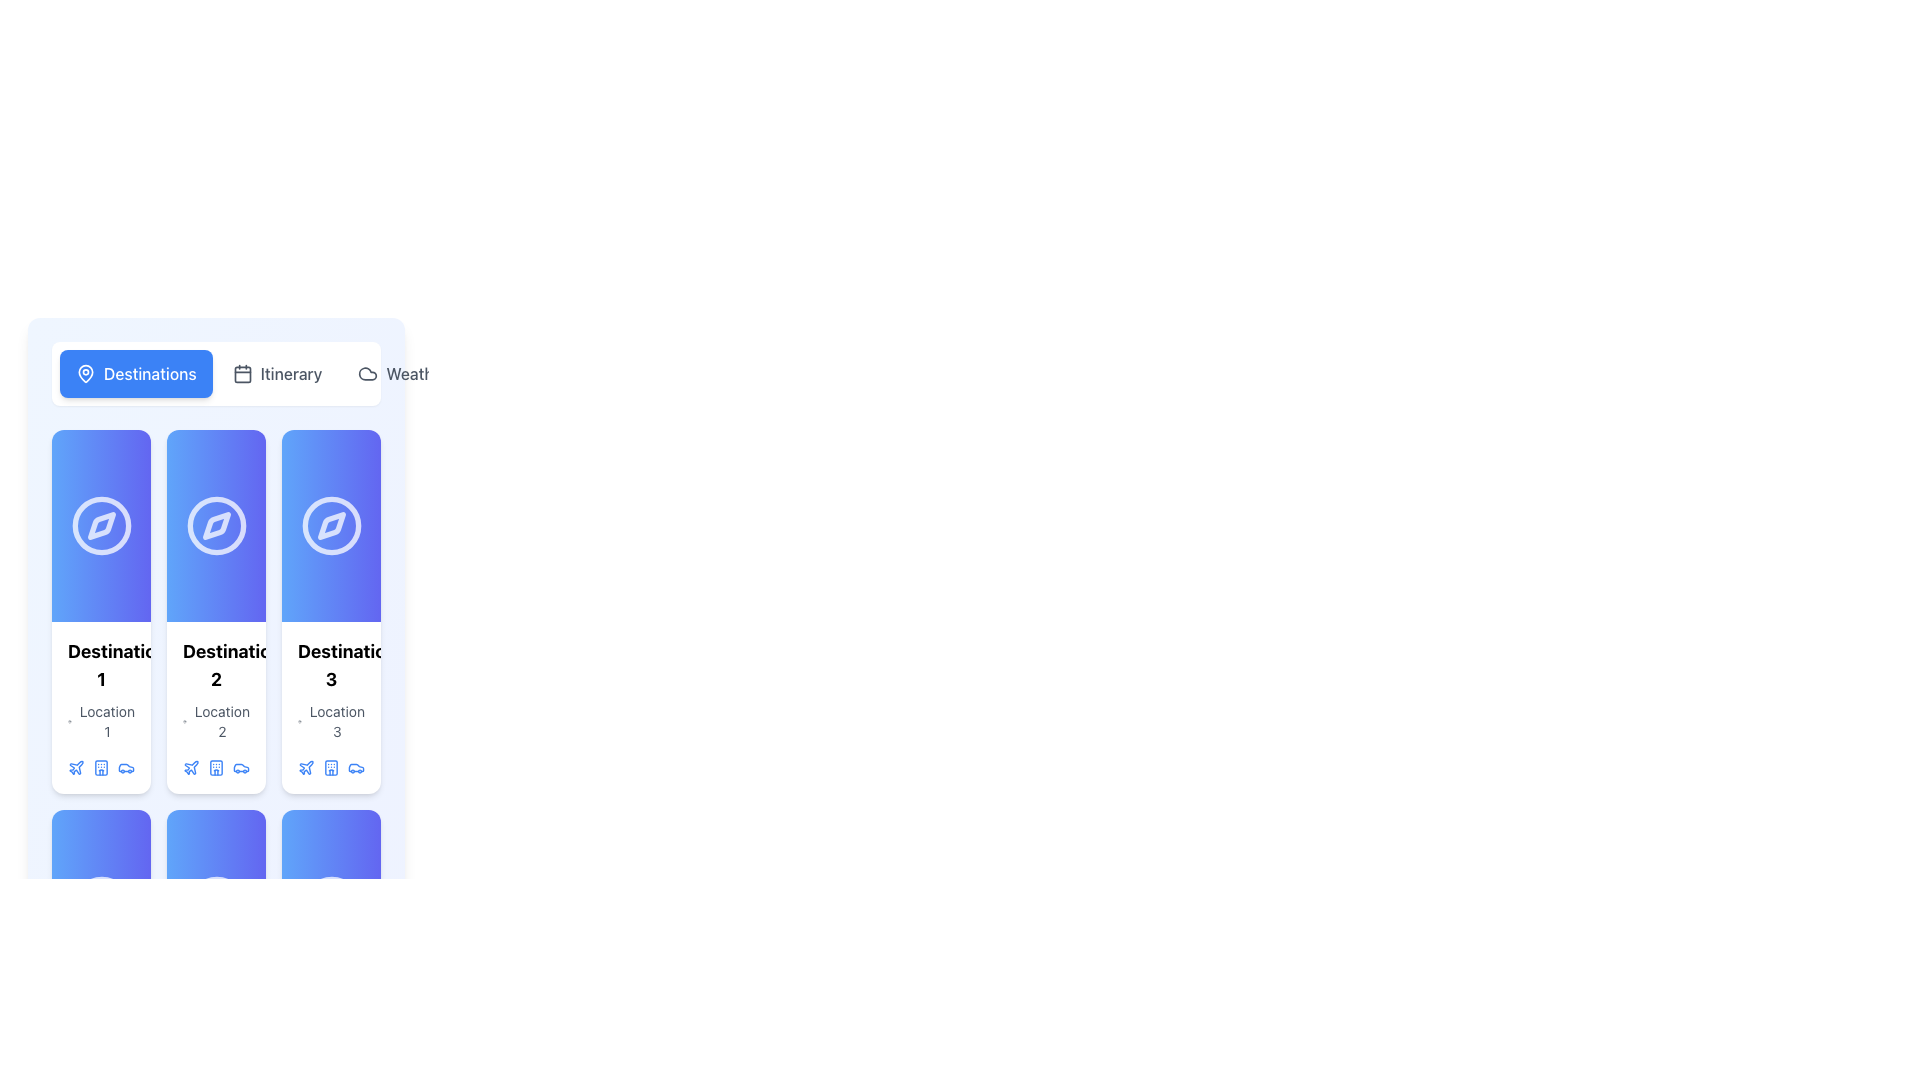 Image resolution: width=1920 pixels, height=1080 pixels. Describe the element at coordinates (331, 766) in the screenshot. I see `the blue hotel building icon, which is the second icon in the 'Destinations' panel labeled 'Destination 3'` at that location.